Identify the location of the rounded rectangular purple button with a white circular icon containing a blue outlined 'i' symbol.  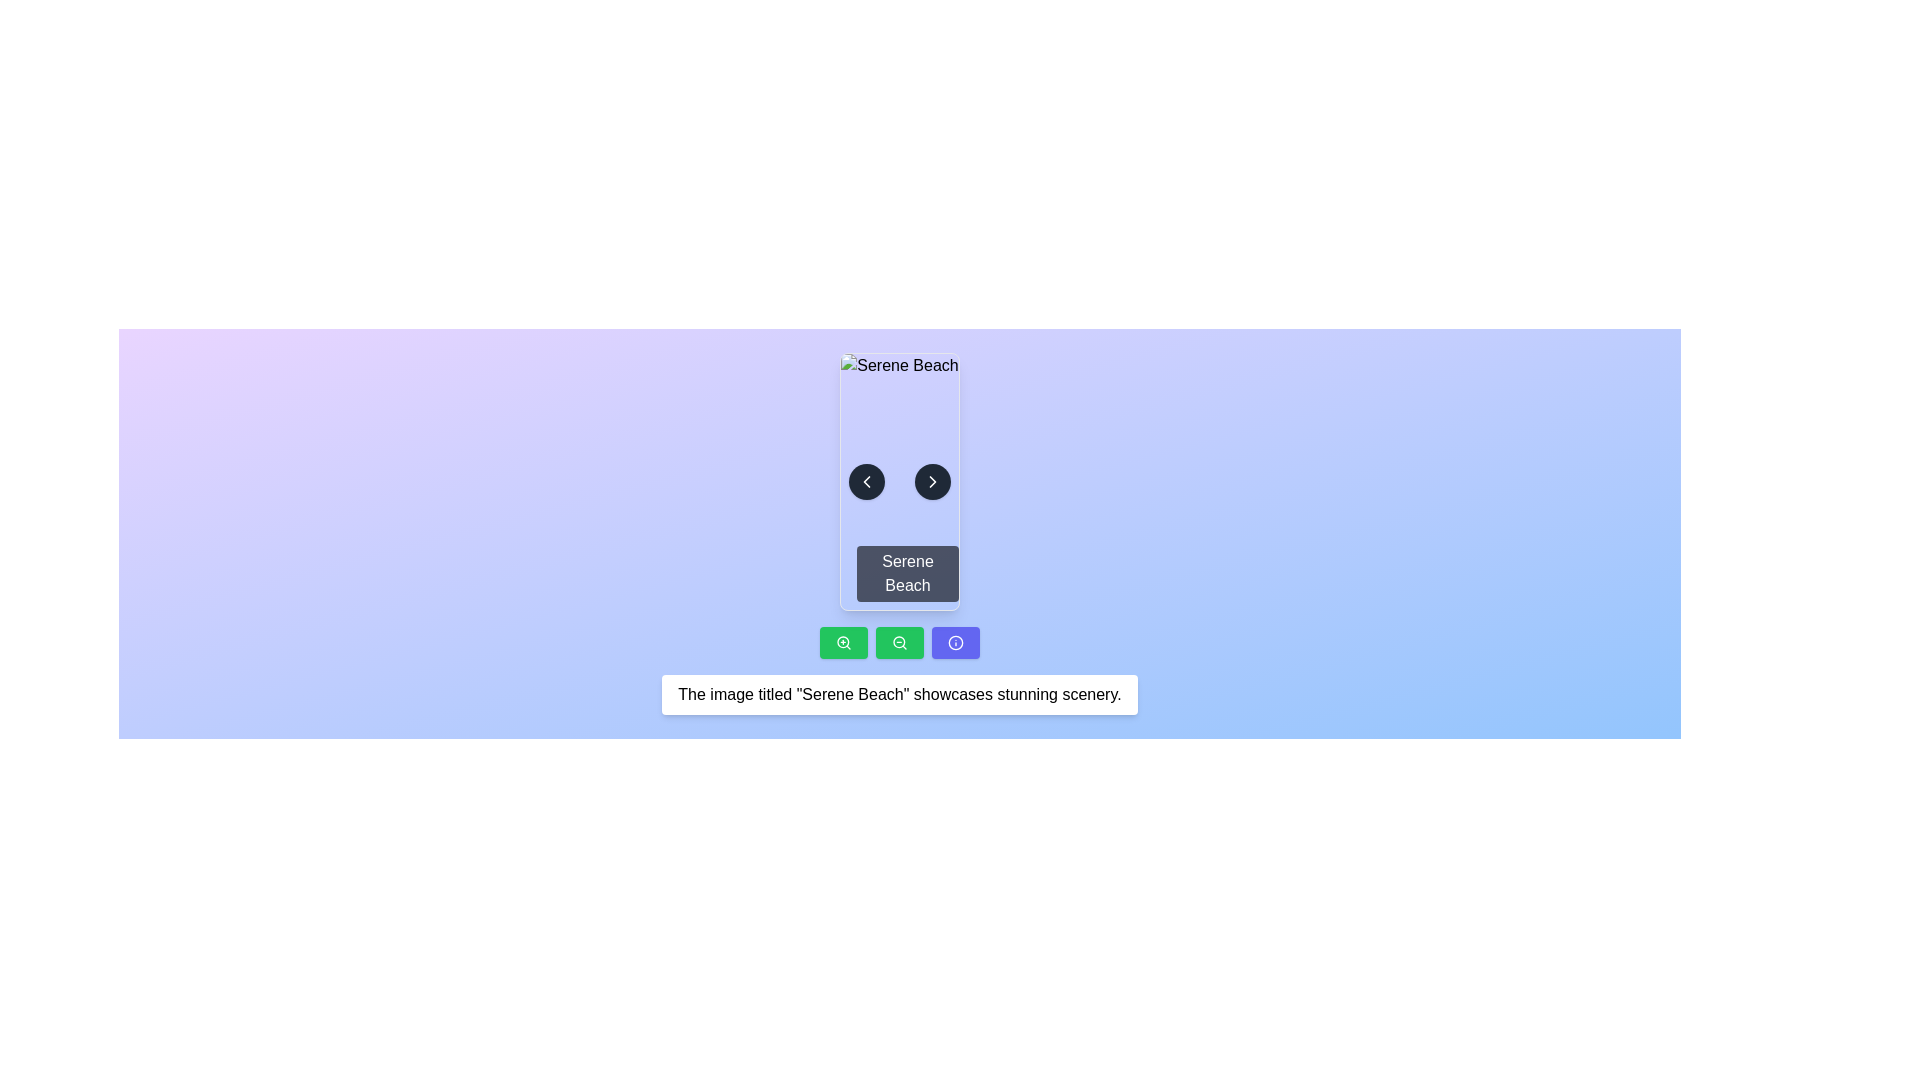
(954, 643).